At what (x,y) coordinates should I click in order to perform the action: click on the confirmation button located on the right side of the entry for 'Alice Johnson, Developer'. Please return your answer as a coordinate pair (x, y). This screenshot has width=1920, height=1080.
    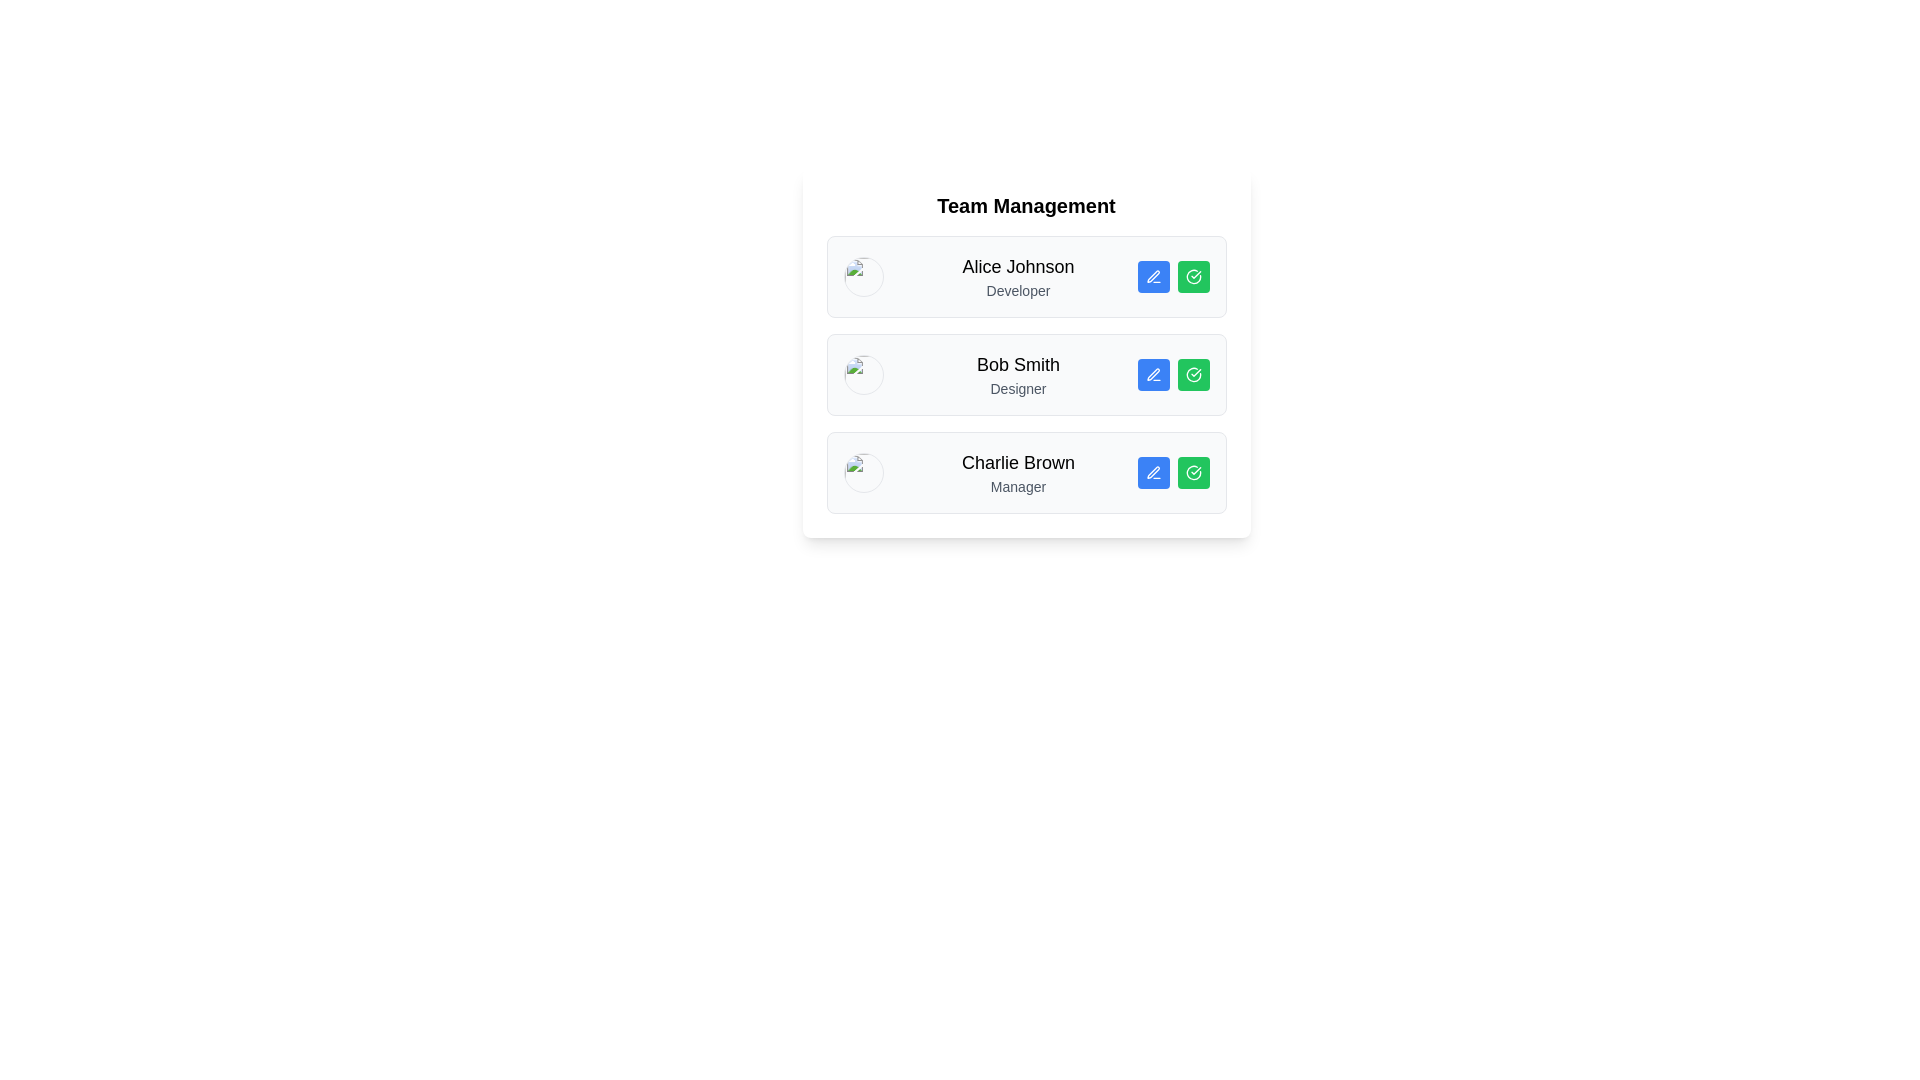
    Looking at the image, I should click on (1193, 277).